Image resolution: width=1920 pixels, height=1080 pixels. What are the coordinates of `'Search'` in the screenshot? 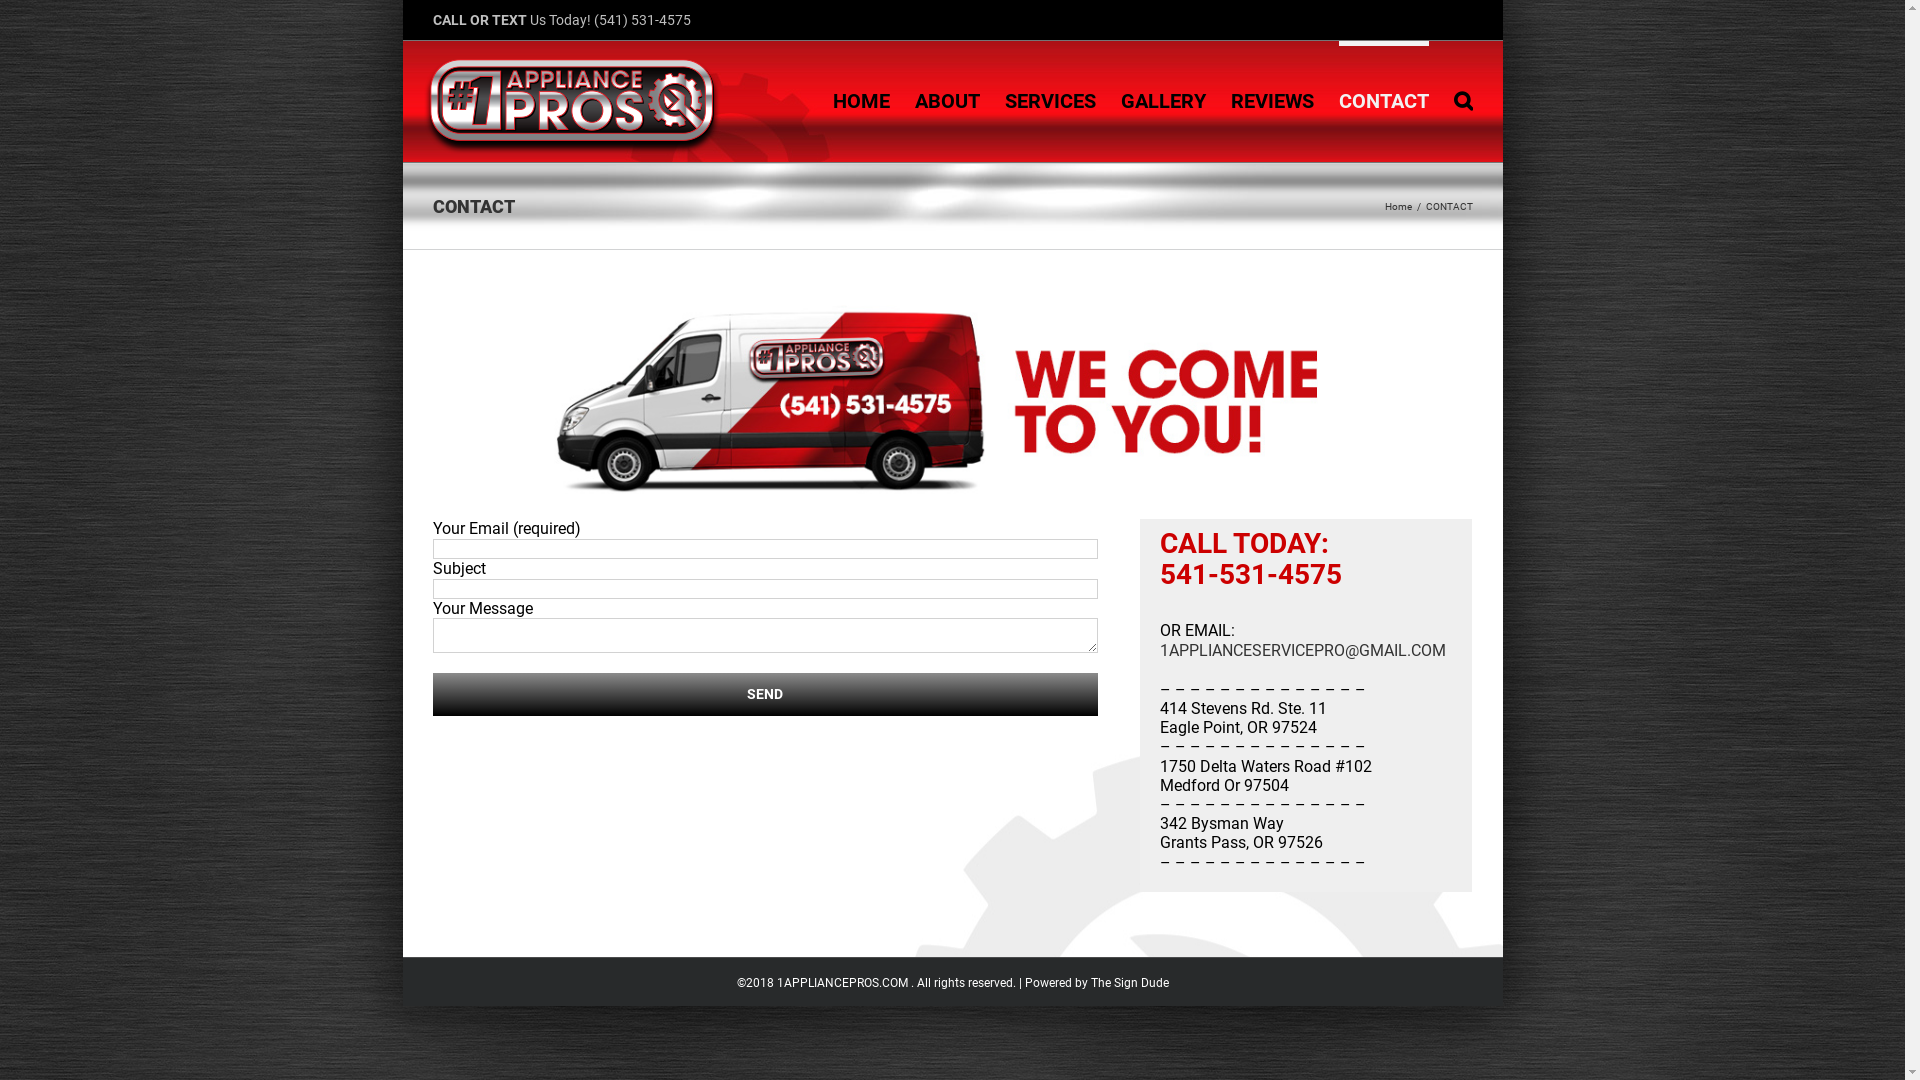 It's located at (1463, 98).